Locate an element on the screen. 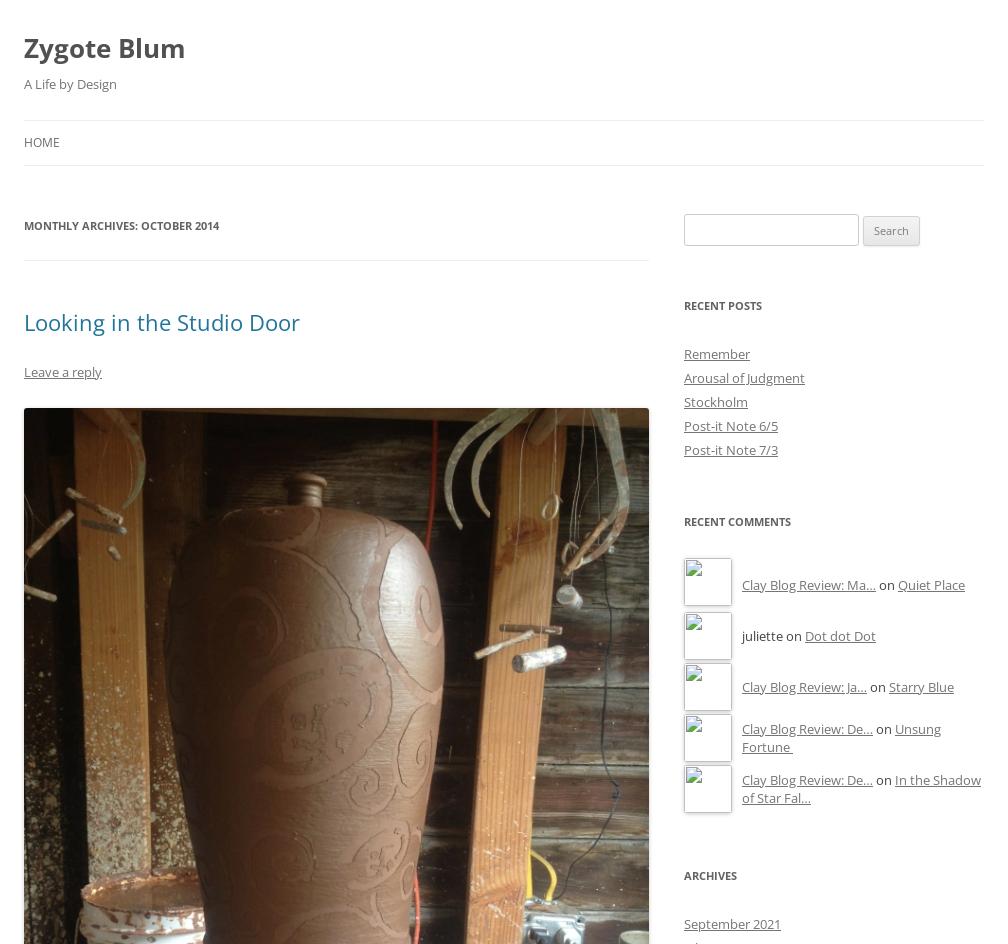 The height and width of the screenshot is (944, 1008). 'Recent Comments' is located at coordinates (737, 521).